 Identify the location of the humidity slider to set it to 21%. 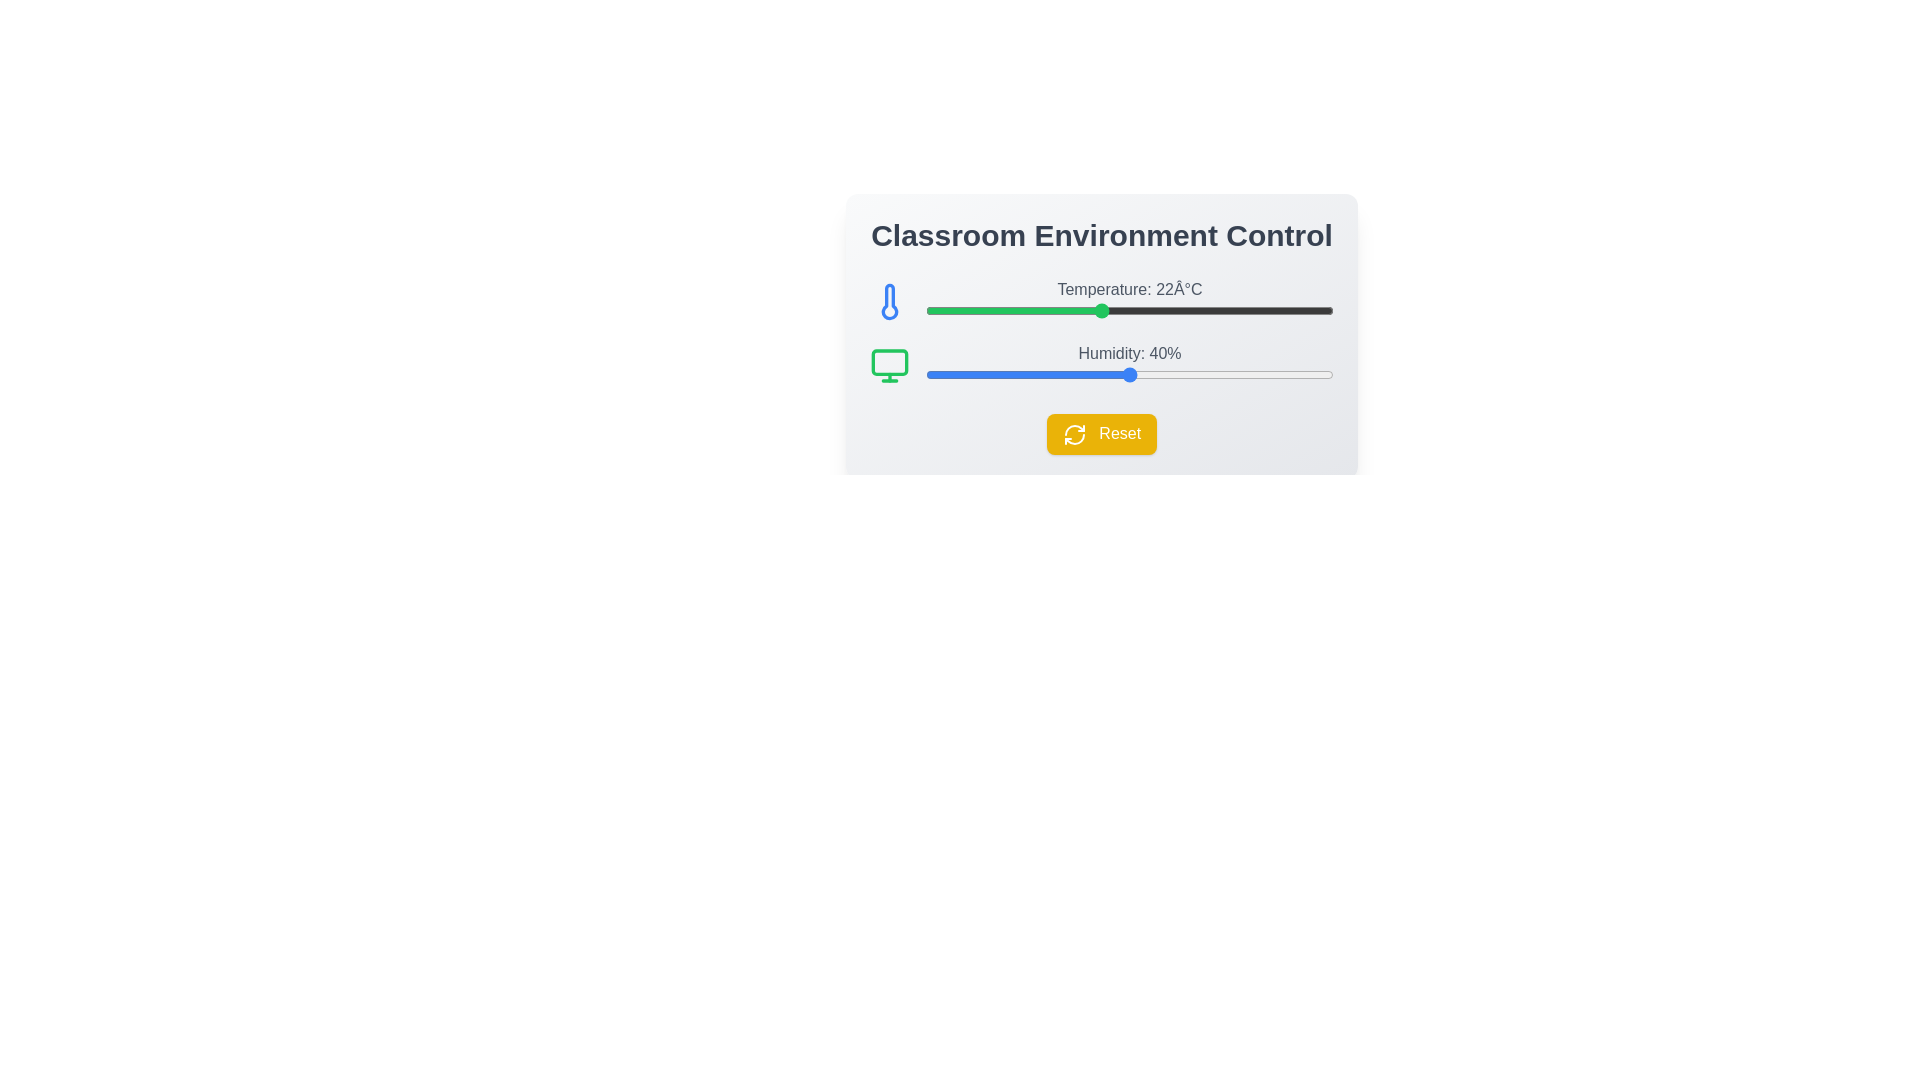
(935, 374).